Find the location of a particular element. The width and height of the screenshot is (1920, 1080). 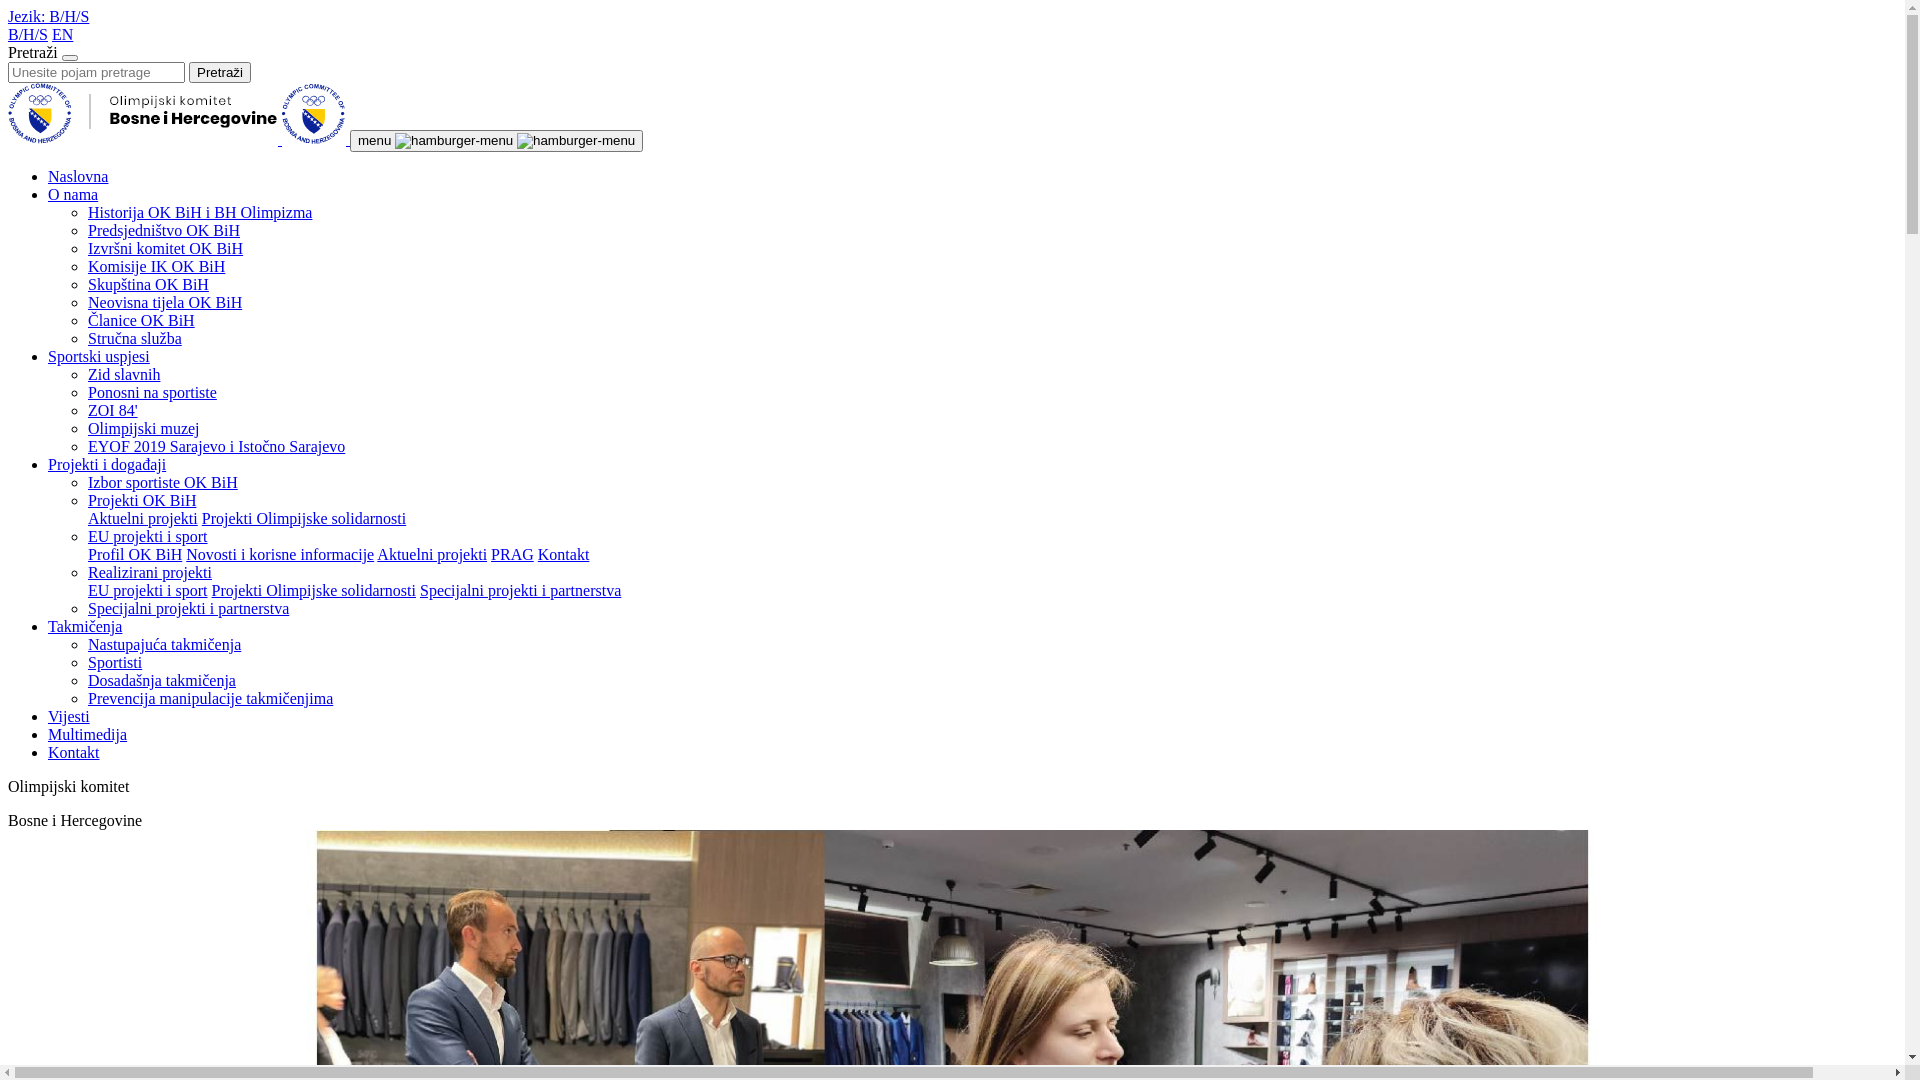

'Komisije IK OK BiH' is located at coordinates (155, 265).